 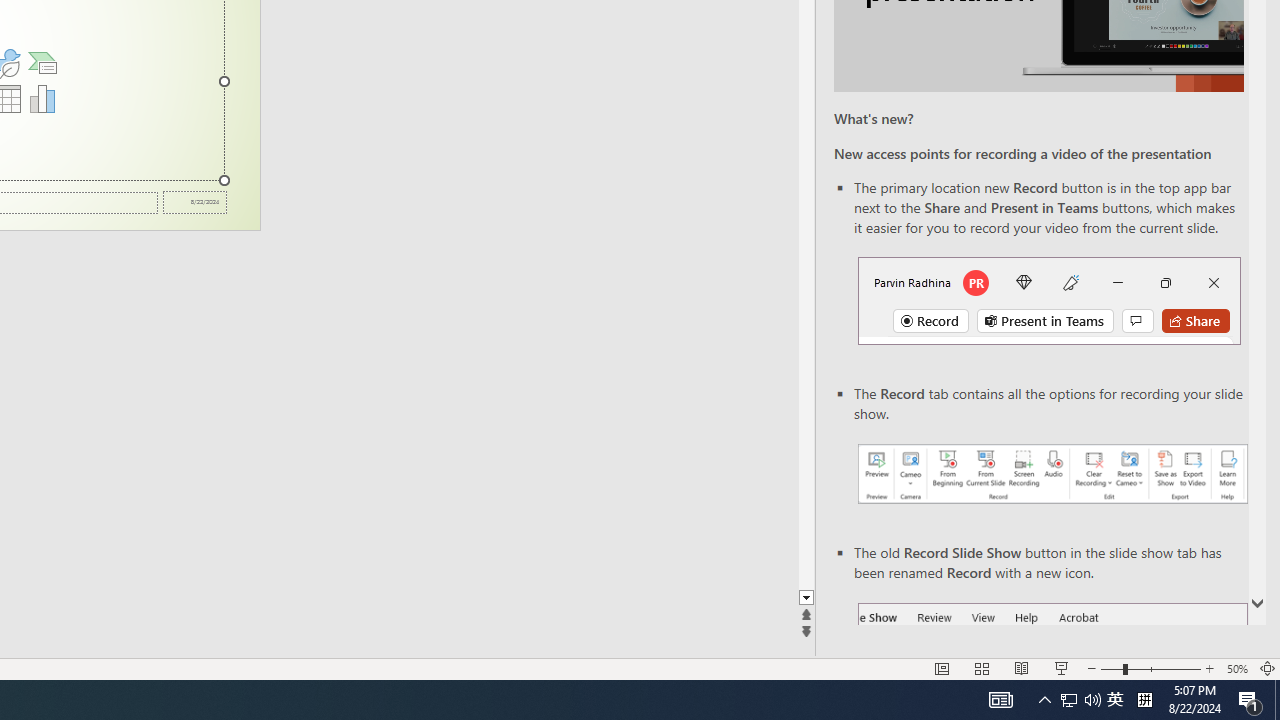 What do you see at coordinates (194, 202) in the screenshot?
I see `'Date'` at bounding box center [194, 202].